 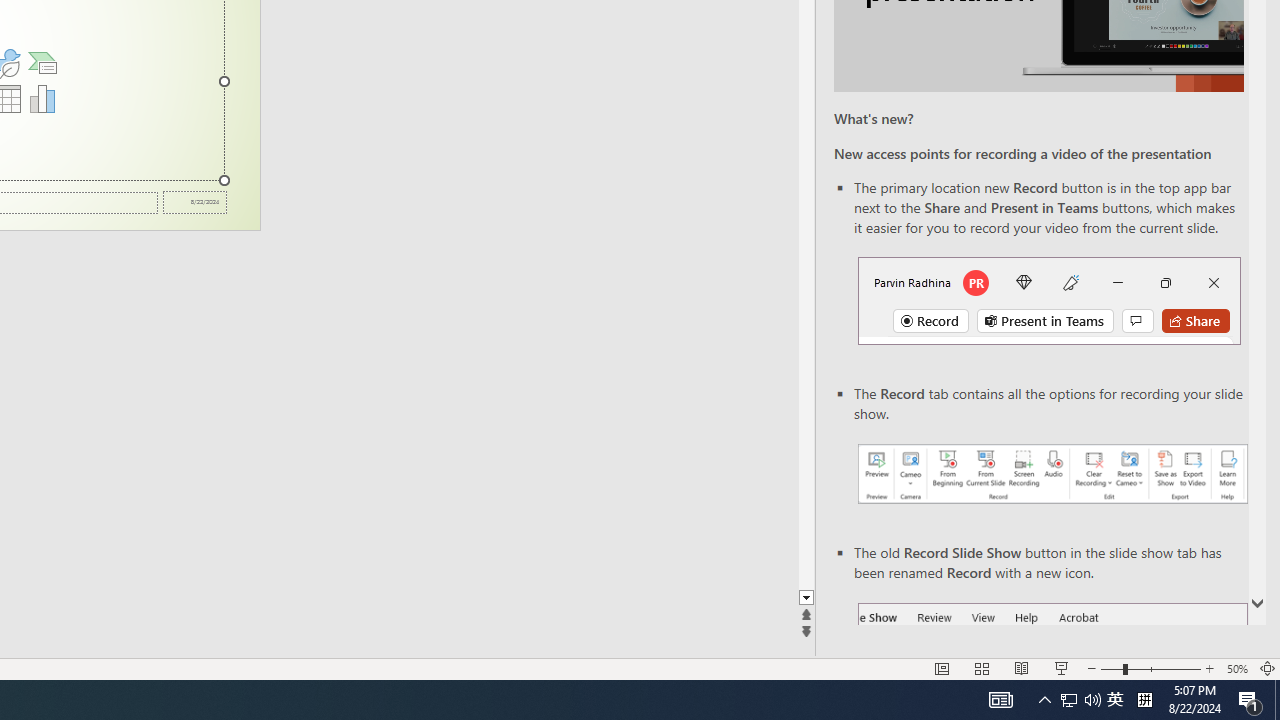 What do you see at coordinates (194, 202) in the screenshot?
I see `'Date'` at bounding box center [194, 202].